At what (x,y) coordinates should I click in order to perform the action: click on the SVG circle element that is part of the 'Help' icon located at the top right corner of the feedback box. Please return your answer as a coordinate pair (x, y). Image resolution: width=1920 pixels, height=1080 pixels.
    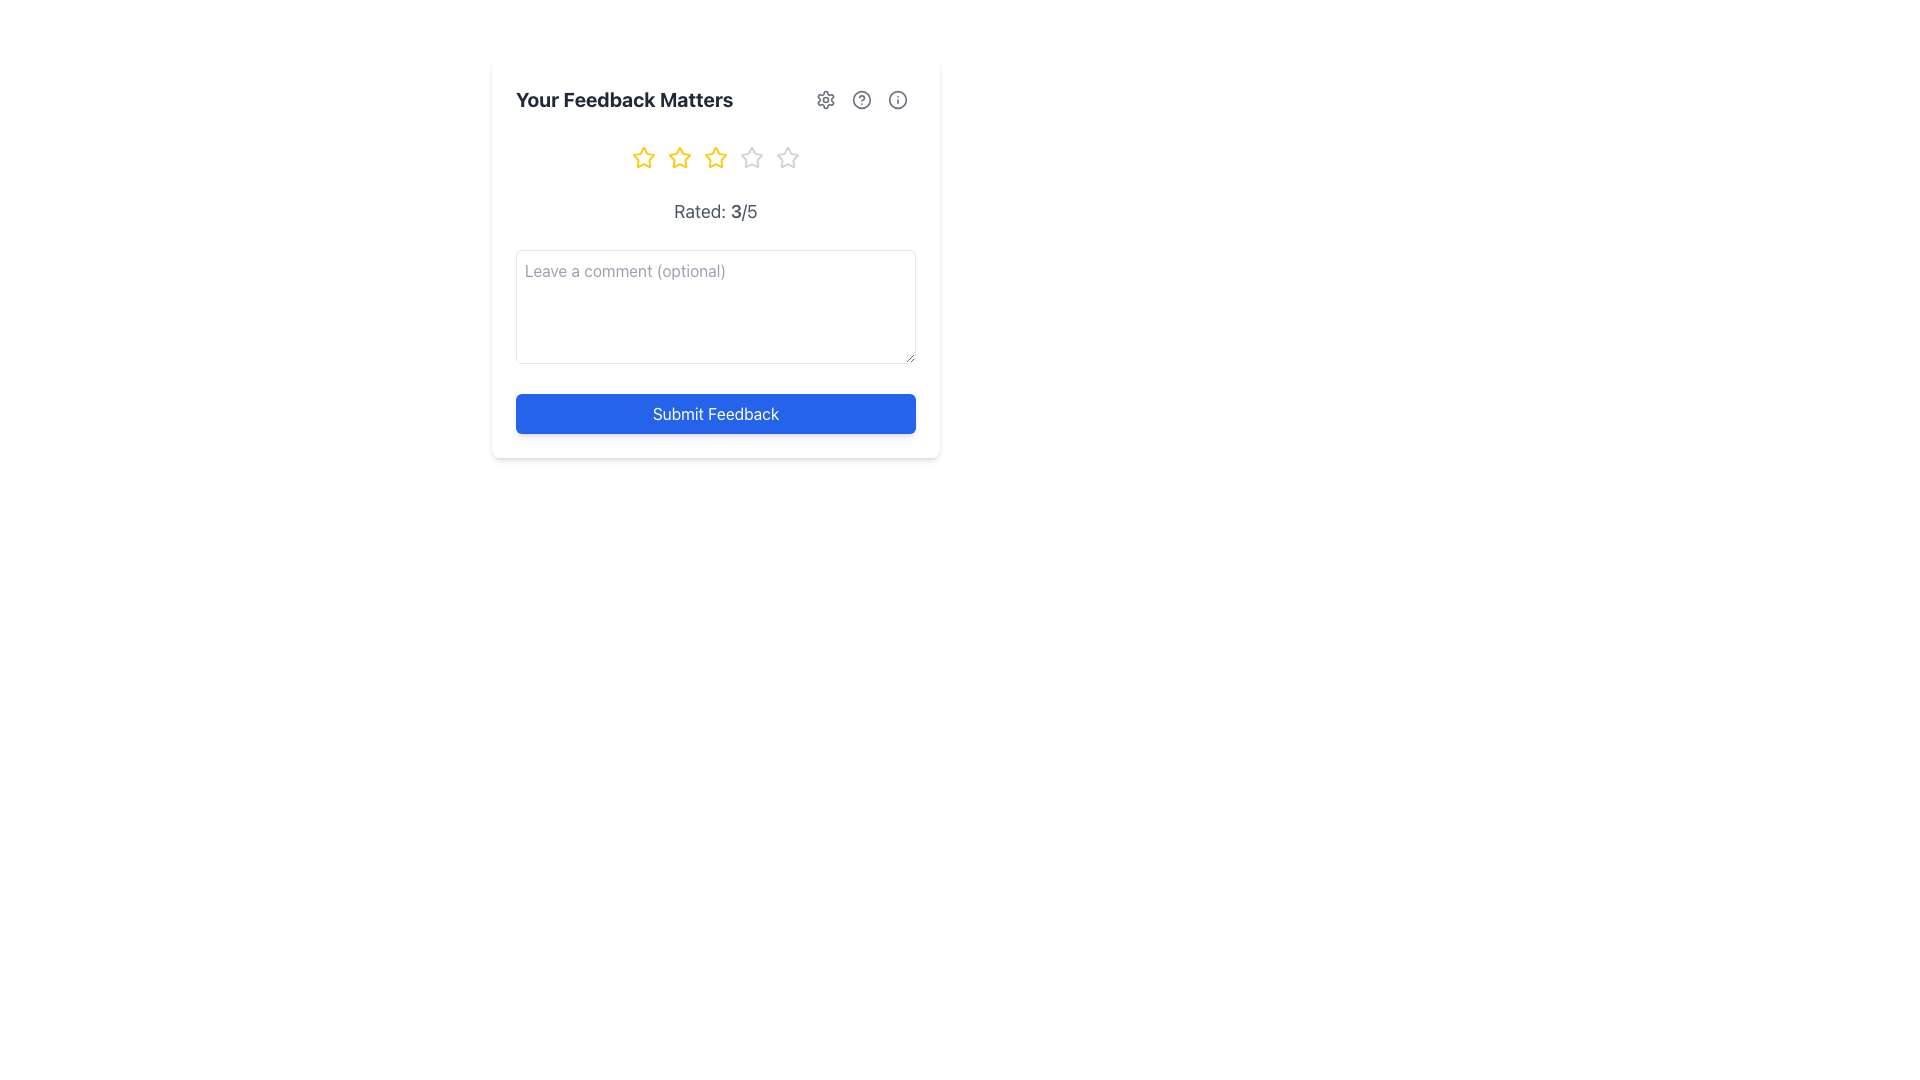
    Looking at the image, I should click on (862, 100).